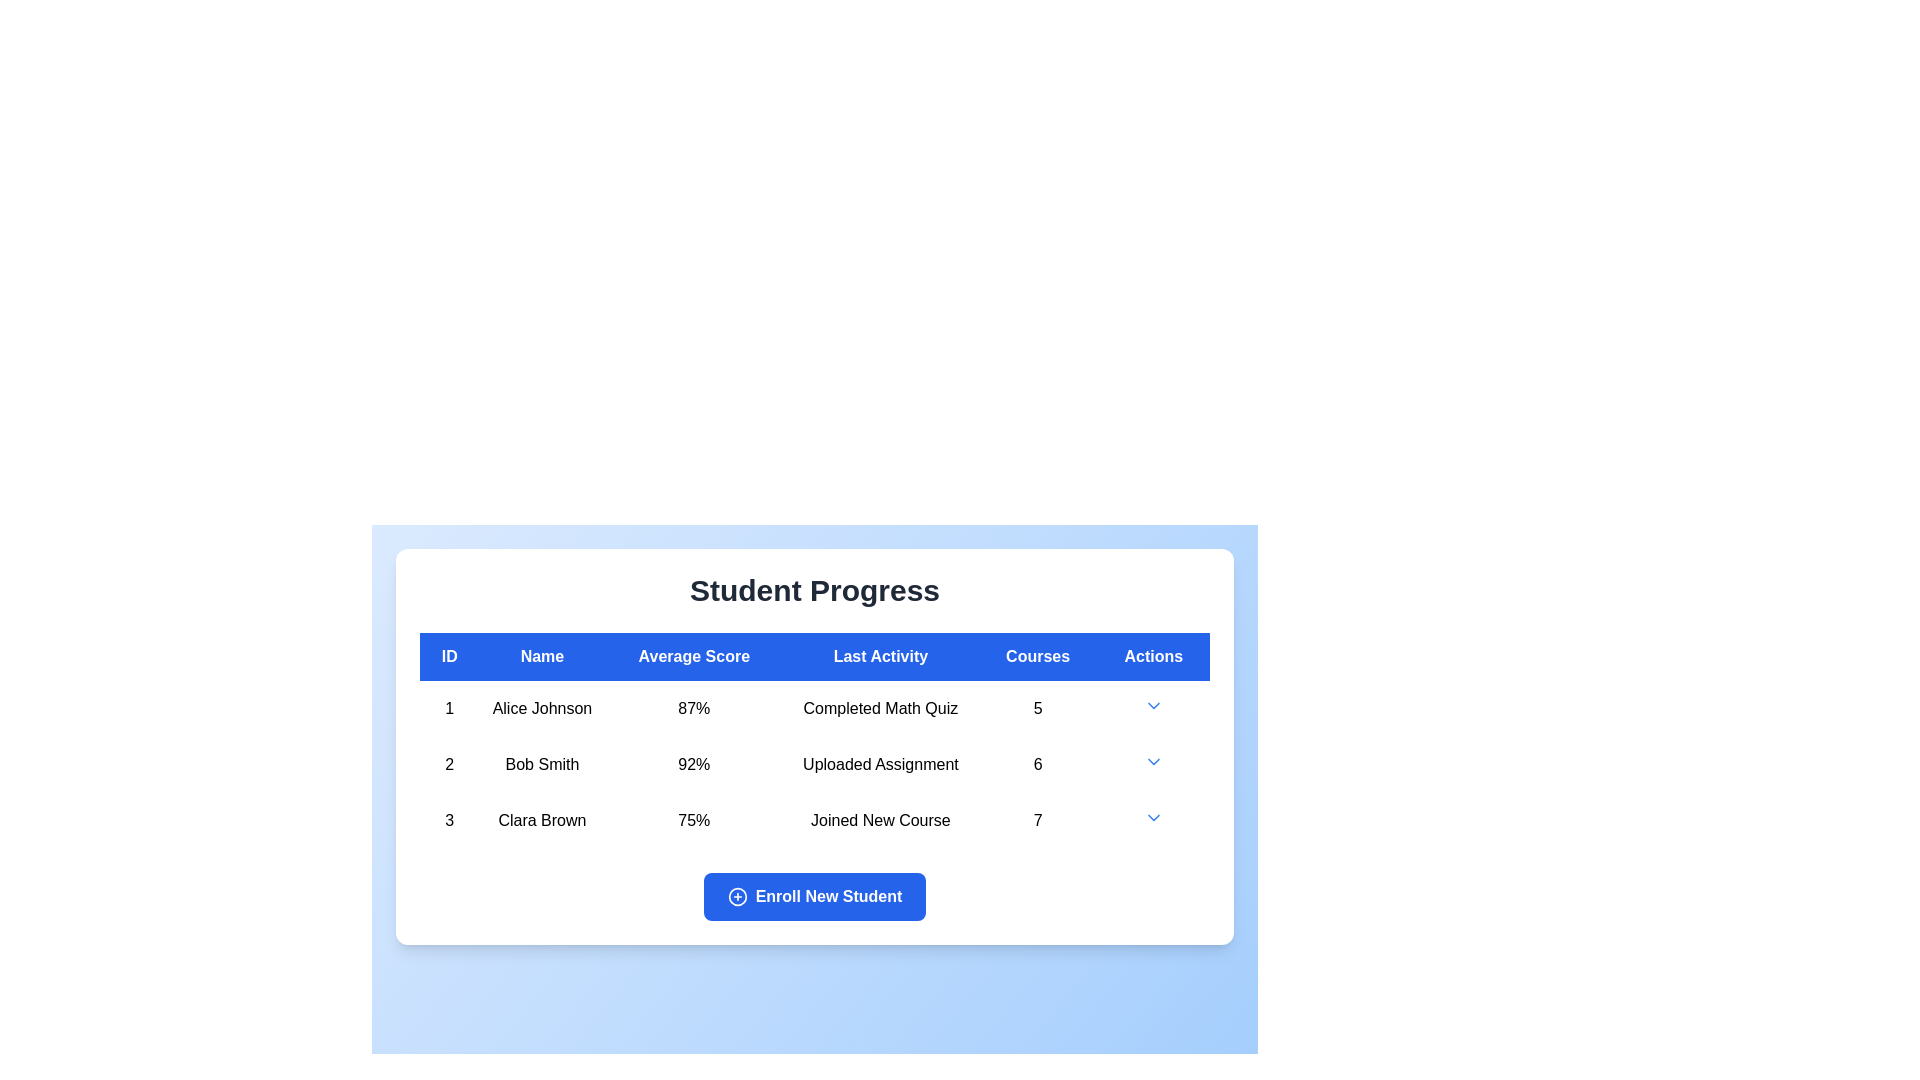  Describe the element at coordinates (448, 708) in the screenshot. I see `the text element representing the unique ID number of 'Alice Johnson' located in the first column of the table under the 'ID' header` at that location.